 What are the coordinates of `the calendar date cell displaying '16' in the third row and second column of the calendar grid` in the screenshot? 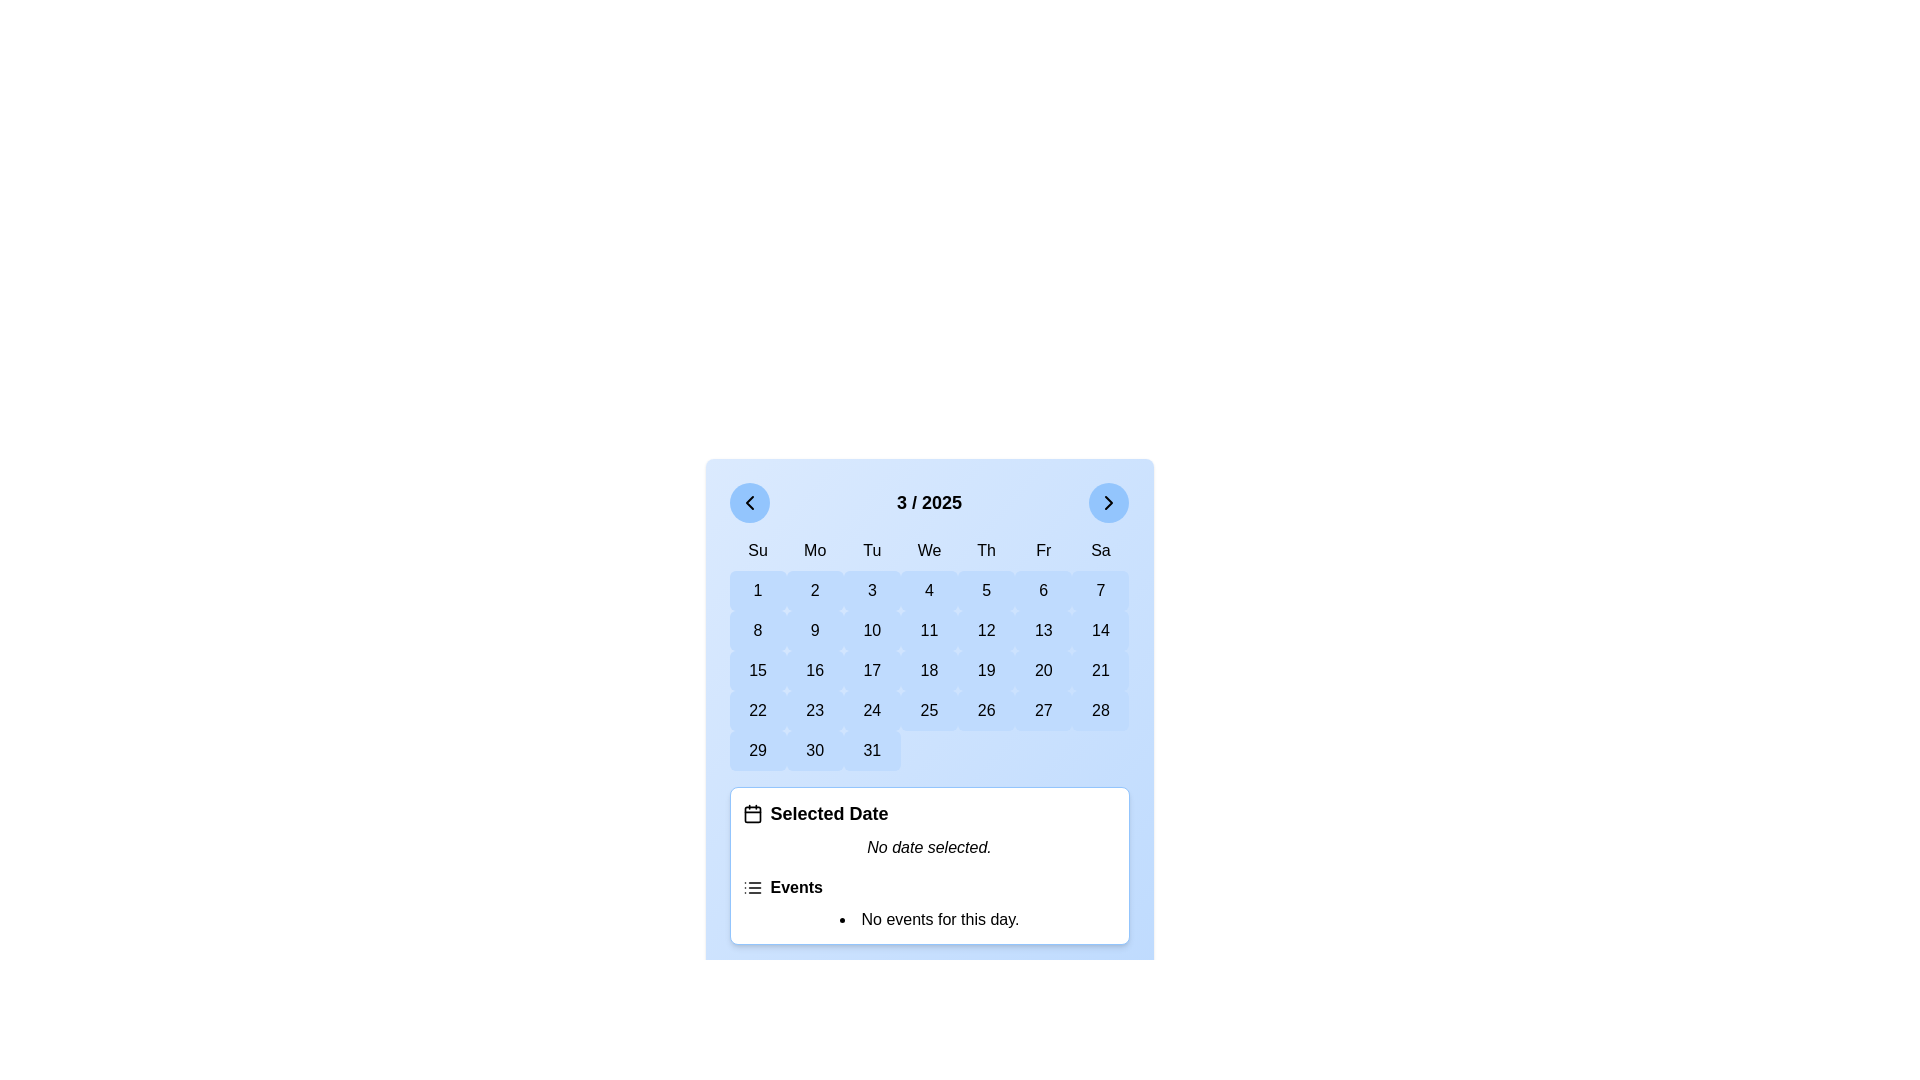 It's located at (815, 671).